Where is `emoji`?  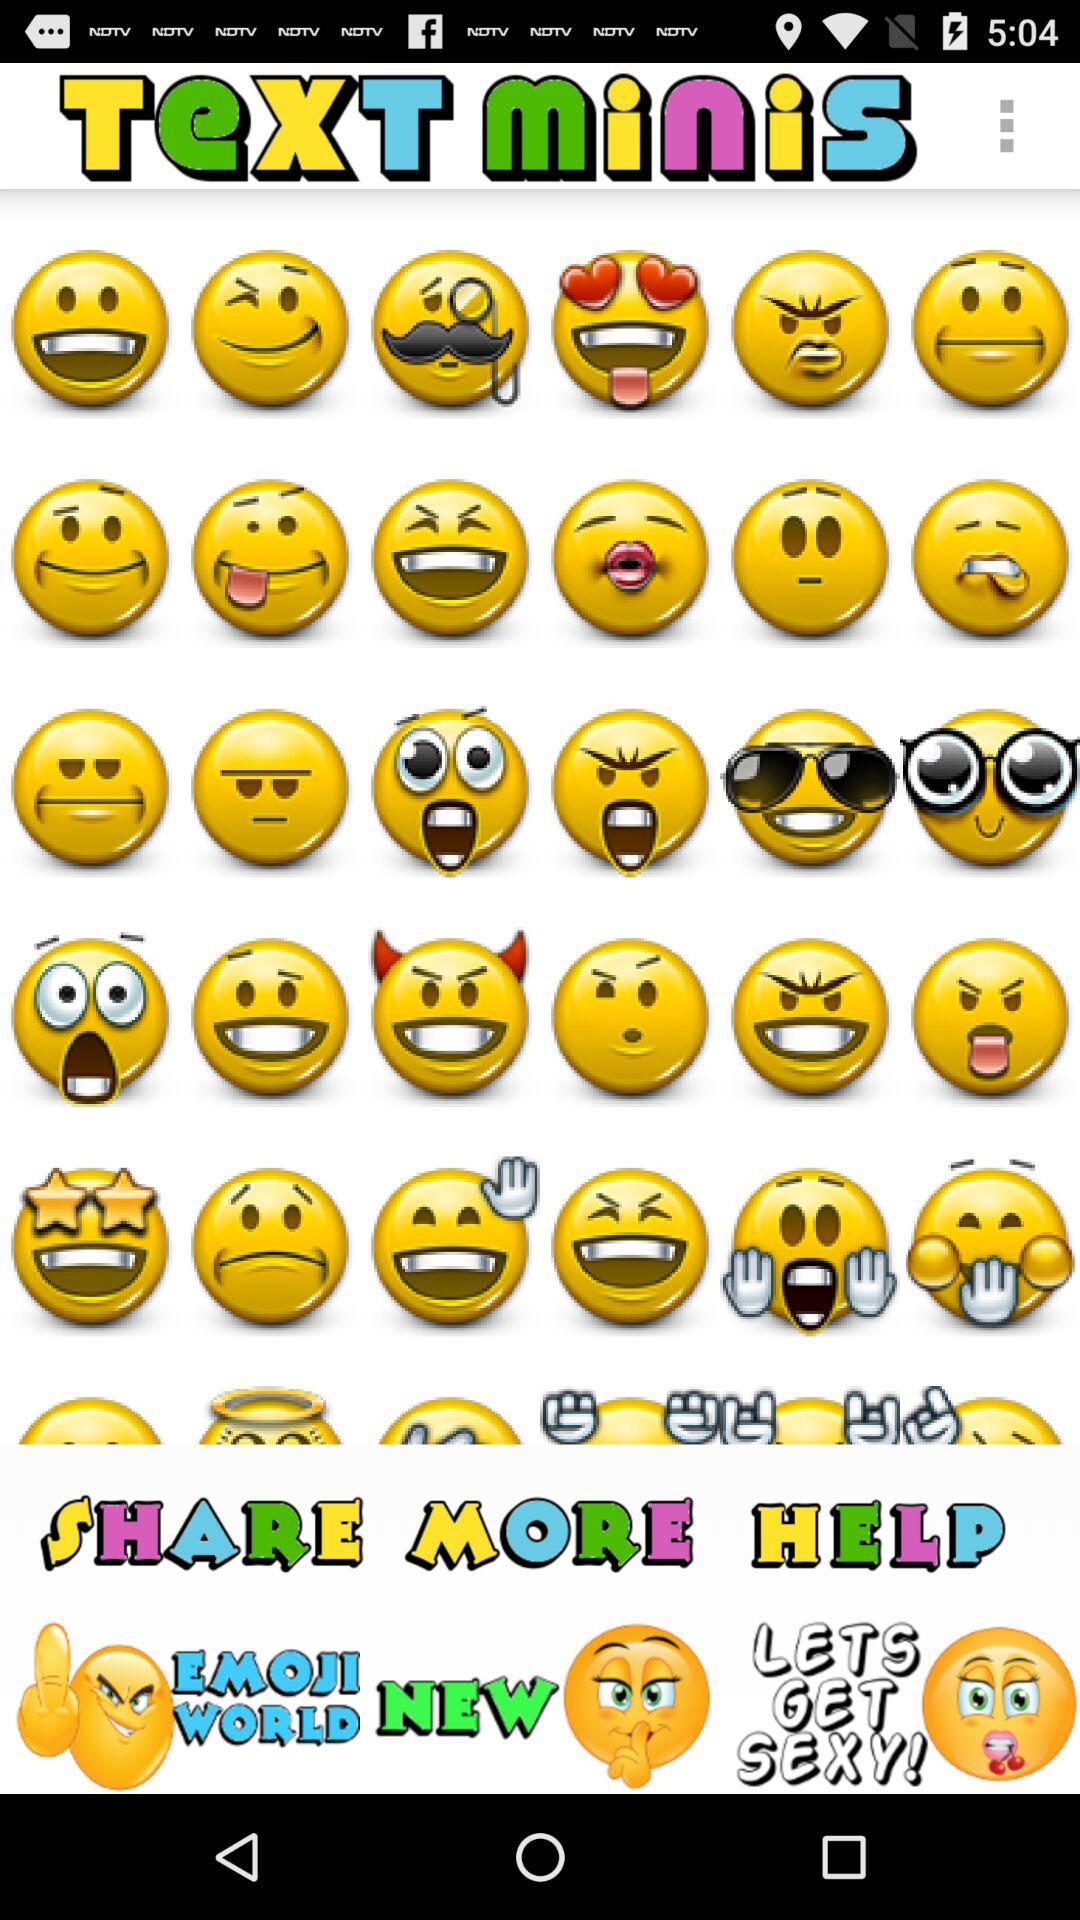 emoji is located at coordinates (186, 1705).